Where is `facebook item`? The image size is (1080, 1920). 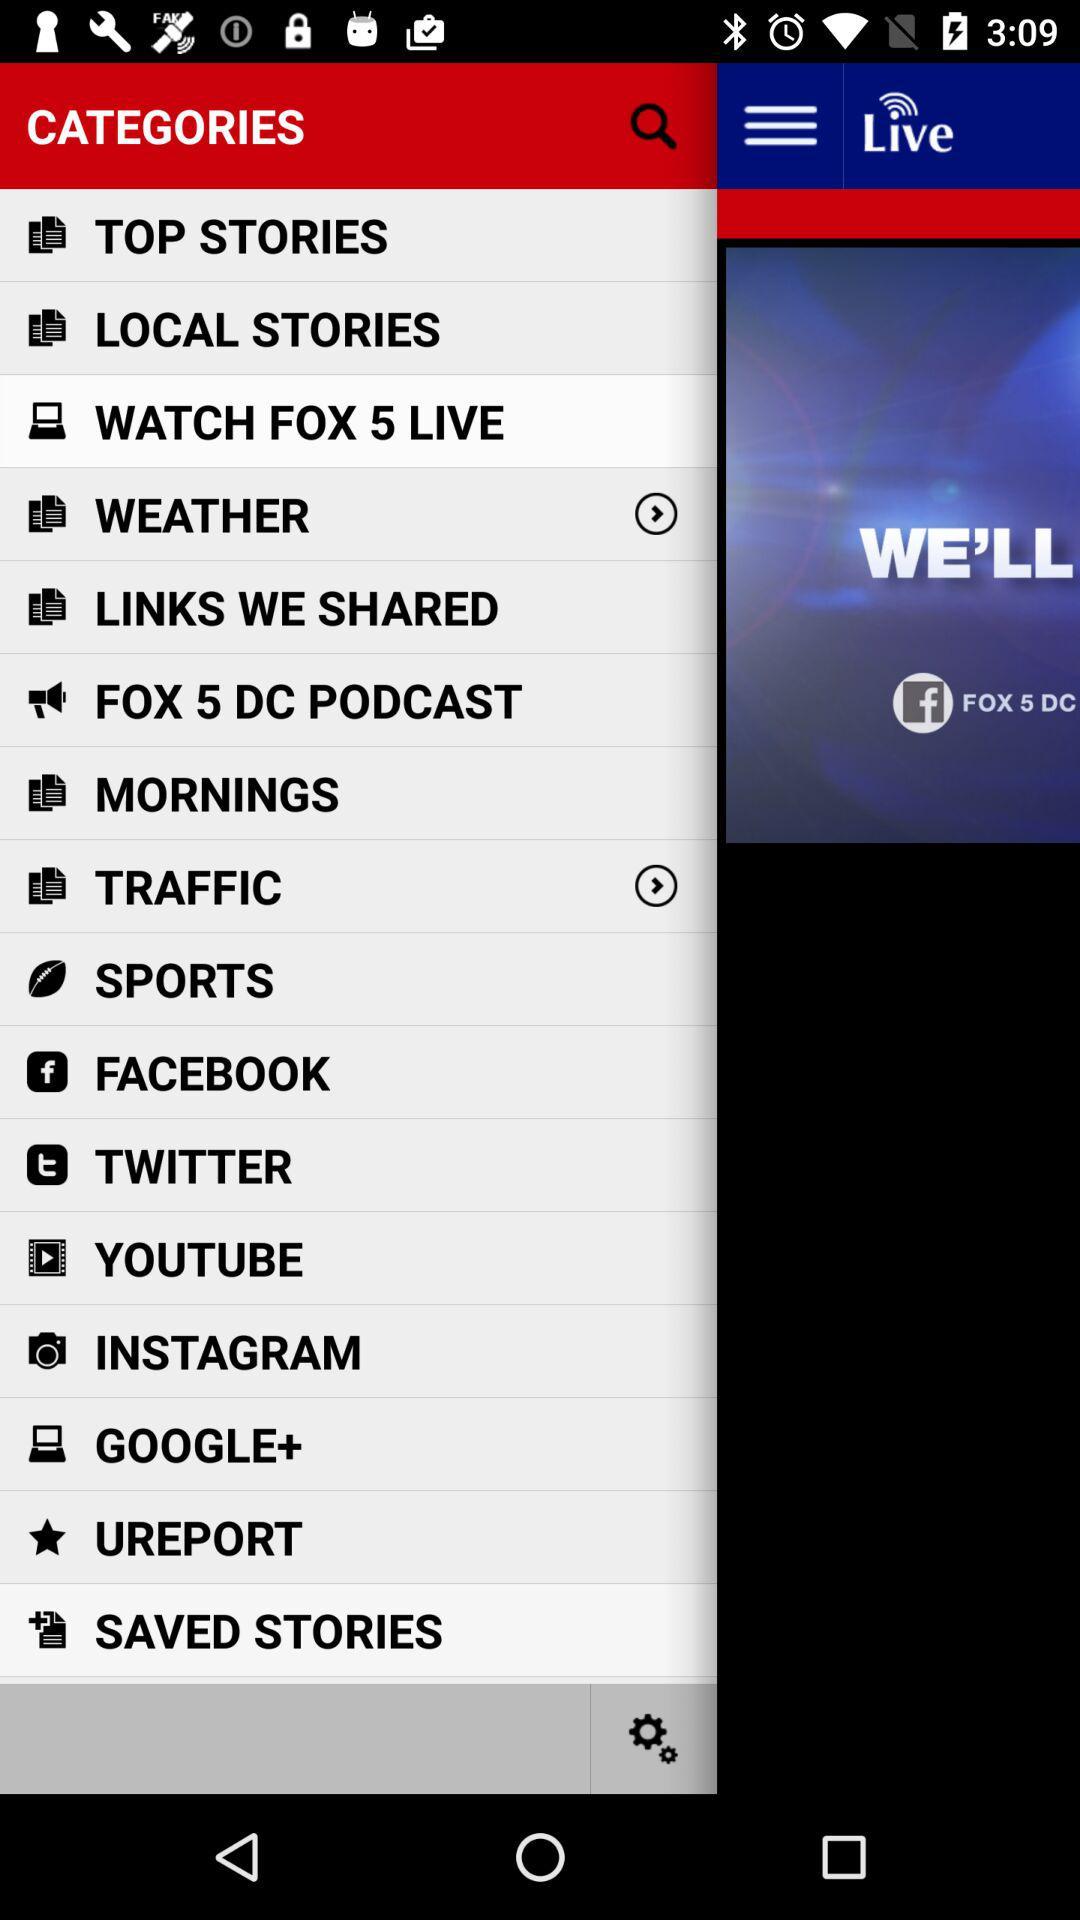 facebook item is located at coordinates (212, 1071).